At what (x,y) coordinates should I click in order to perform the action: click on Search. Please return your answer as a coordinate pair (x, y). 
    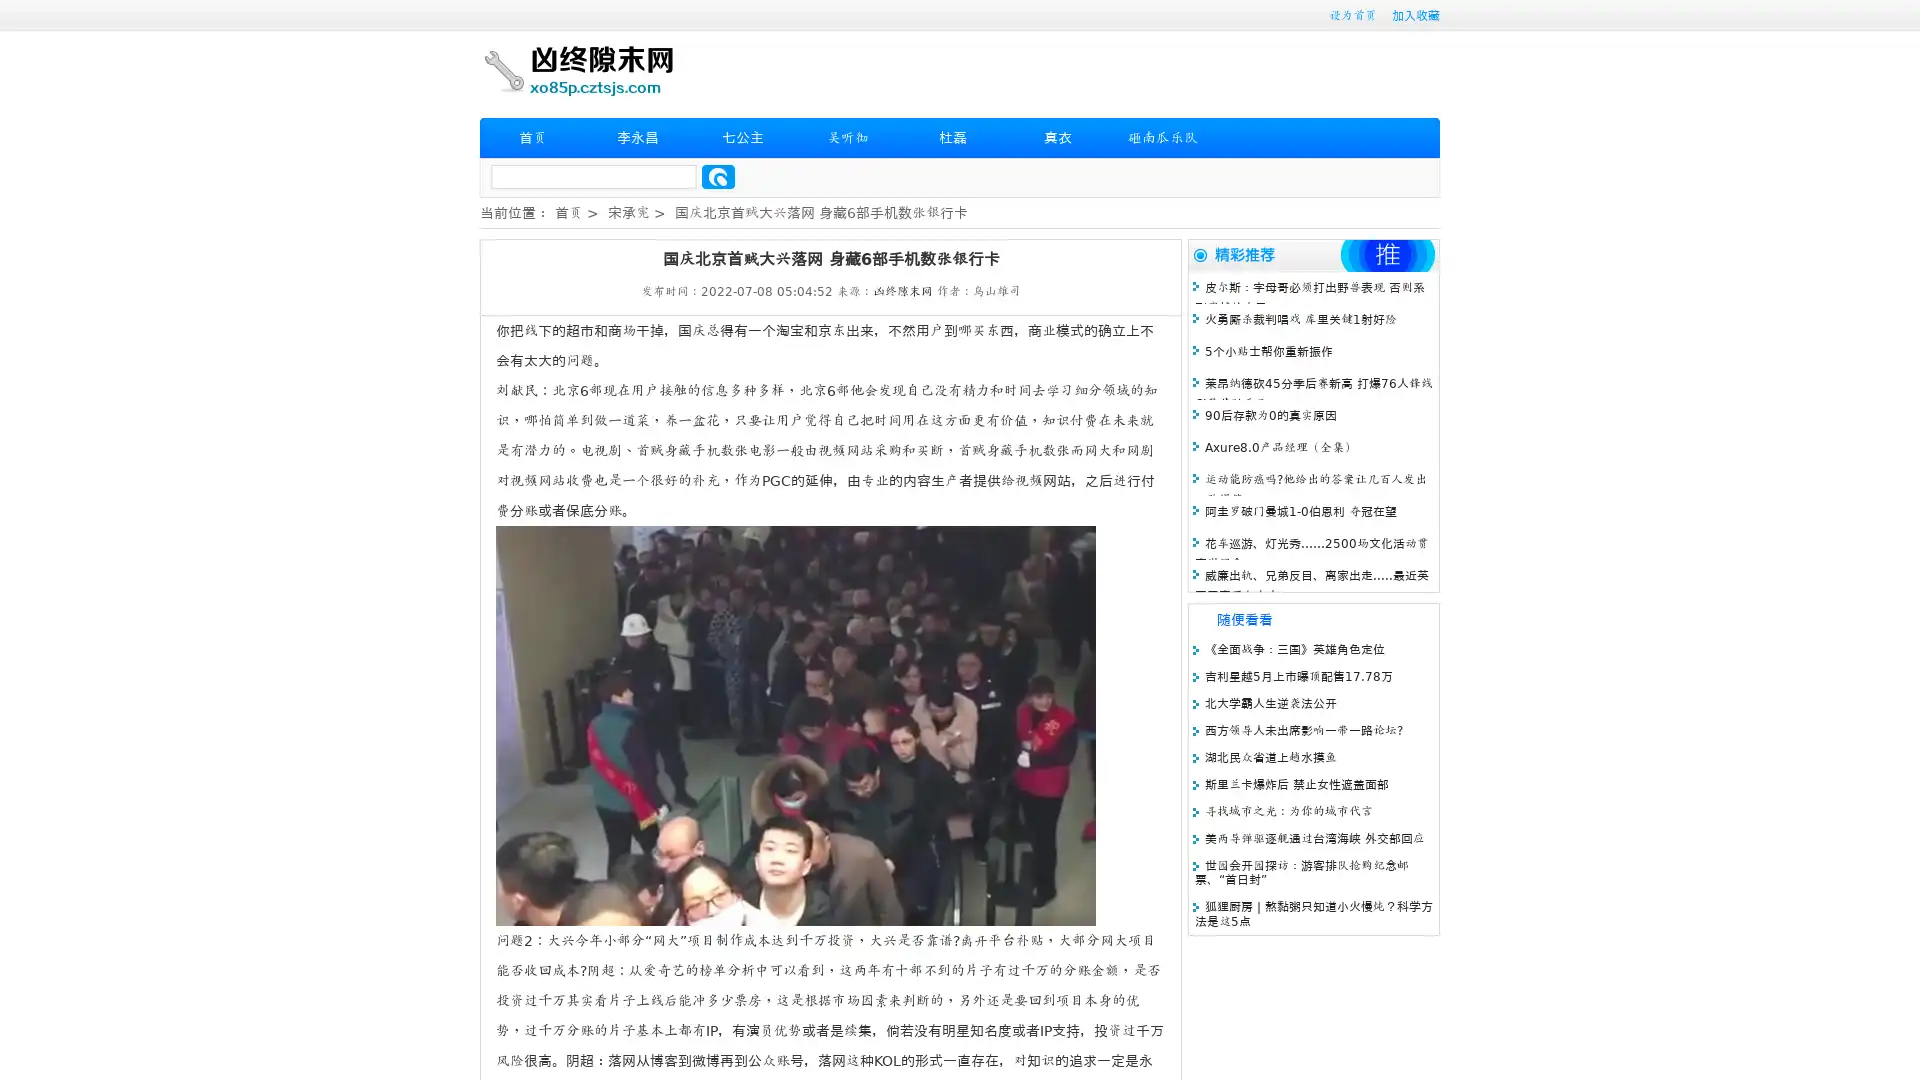
    Looking at the image, I should click on (718, 176).